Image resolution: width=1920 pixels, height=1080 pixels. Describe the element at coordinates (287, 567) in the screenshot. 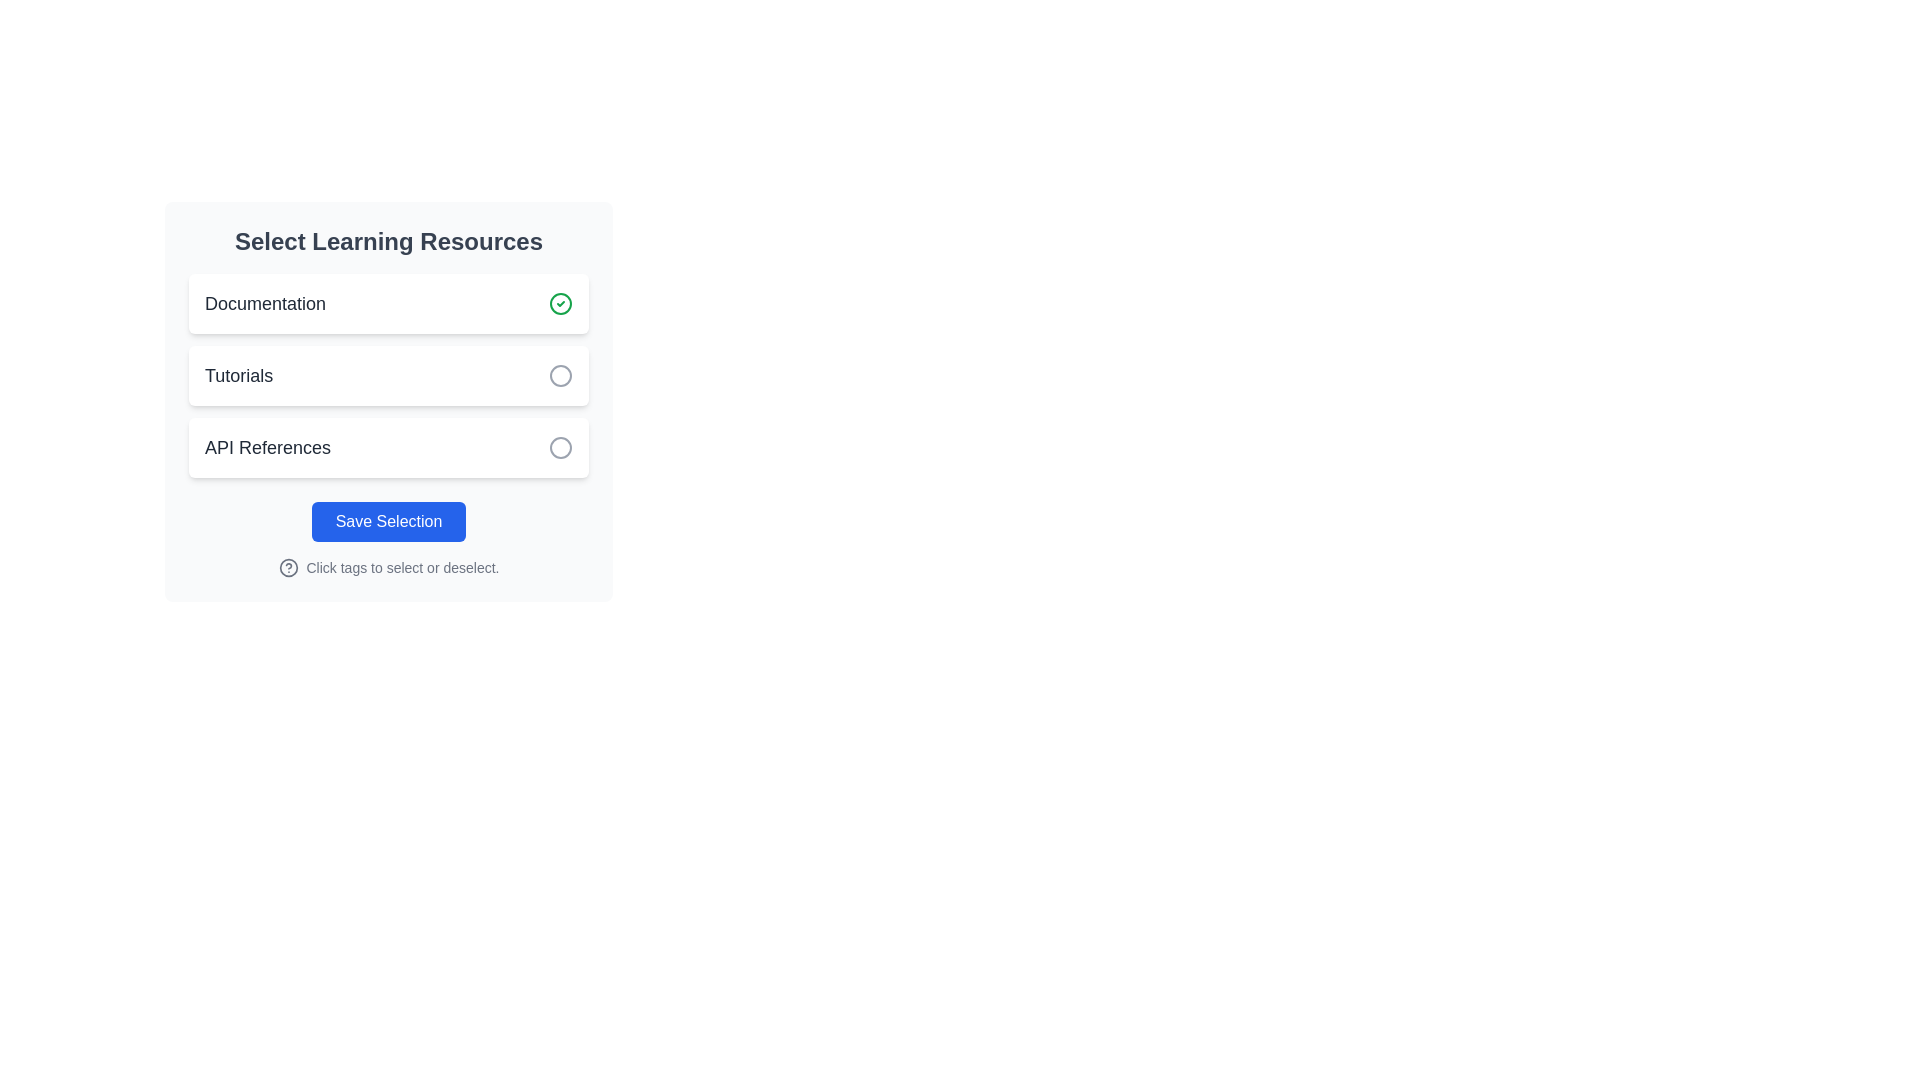

I see `the central SVG Circle element that is part of an interactive icon located at the bottom area of the interface` at that location.